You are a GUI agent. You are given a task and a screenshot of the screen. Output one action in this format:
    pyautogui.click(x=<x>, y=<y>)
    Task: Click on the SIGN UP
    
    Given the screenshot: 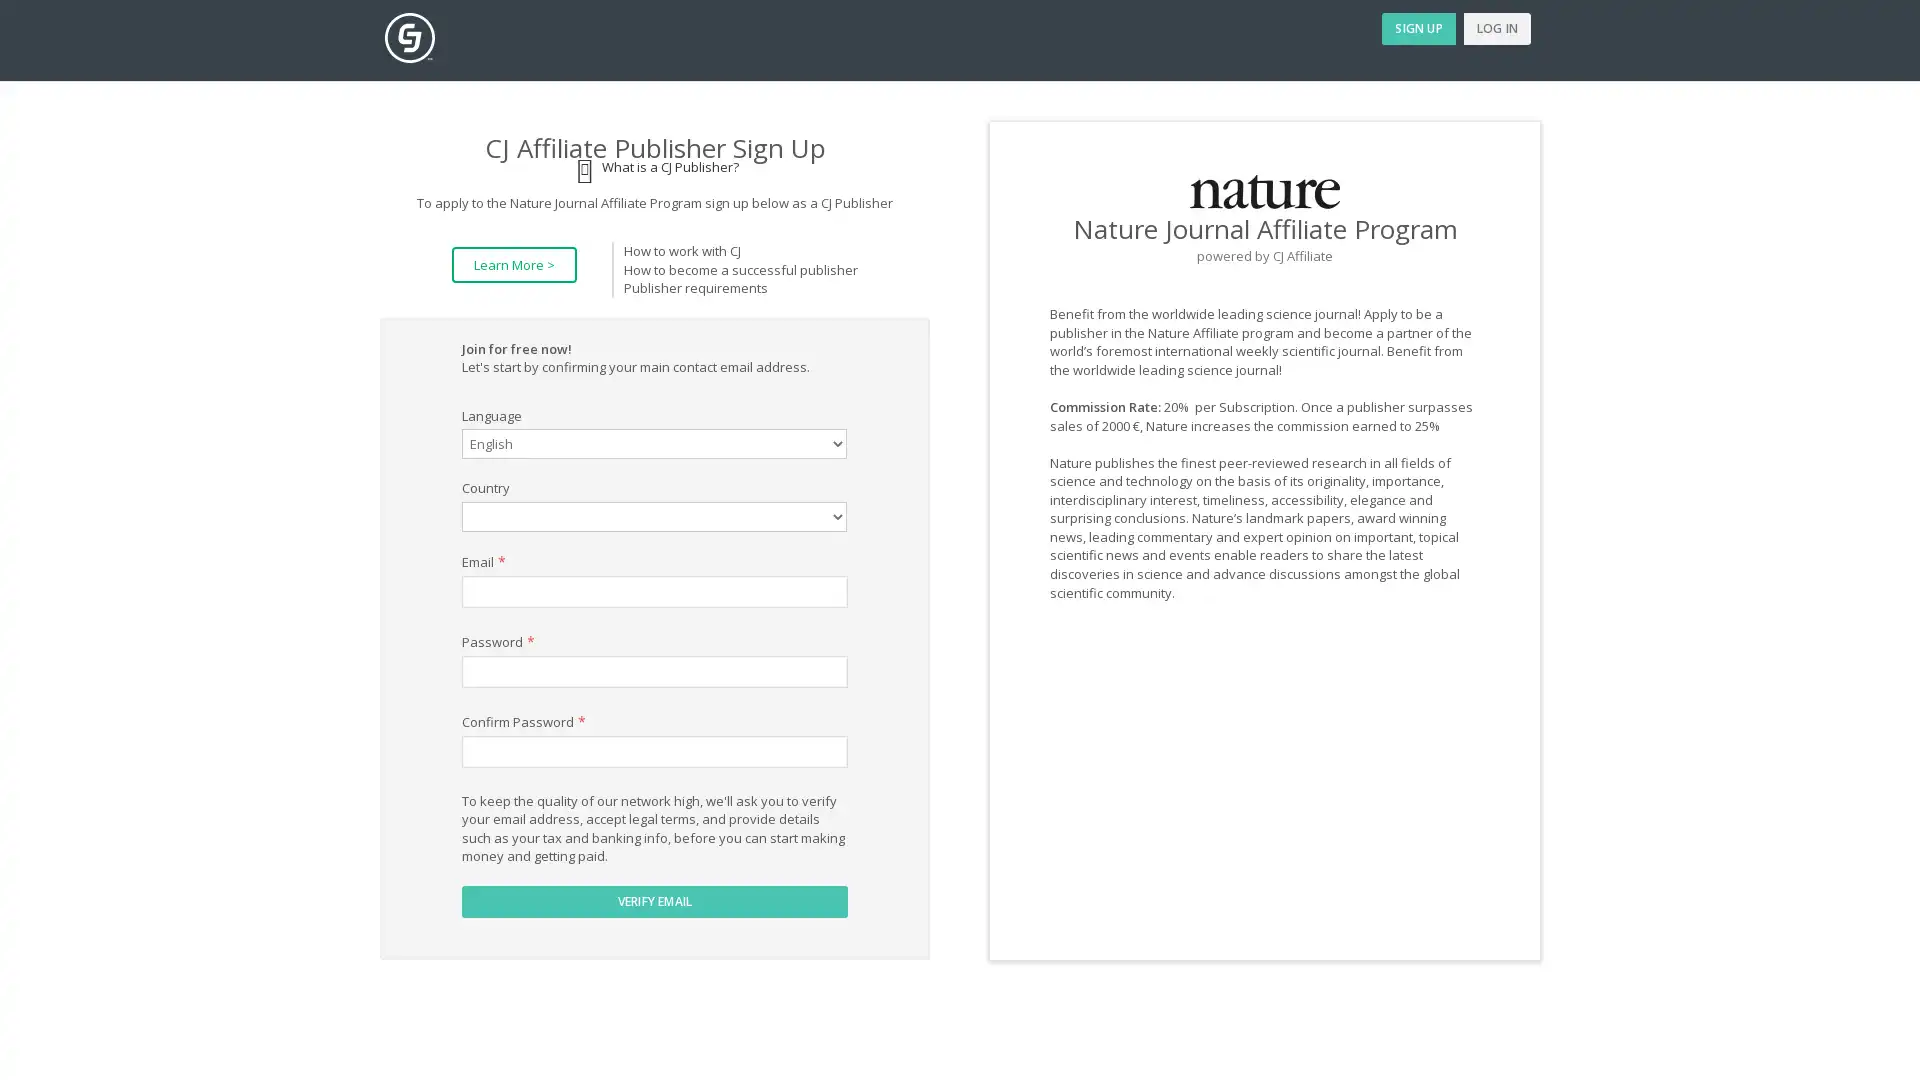 What is the action you would take?
    pyautogui.click(x=1417, y=29)
    